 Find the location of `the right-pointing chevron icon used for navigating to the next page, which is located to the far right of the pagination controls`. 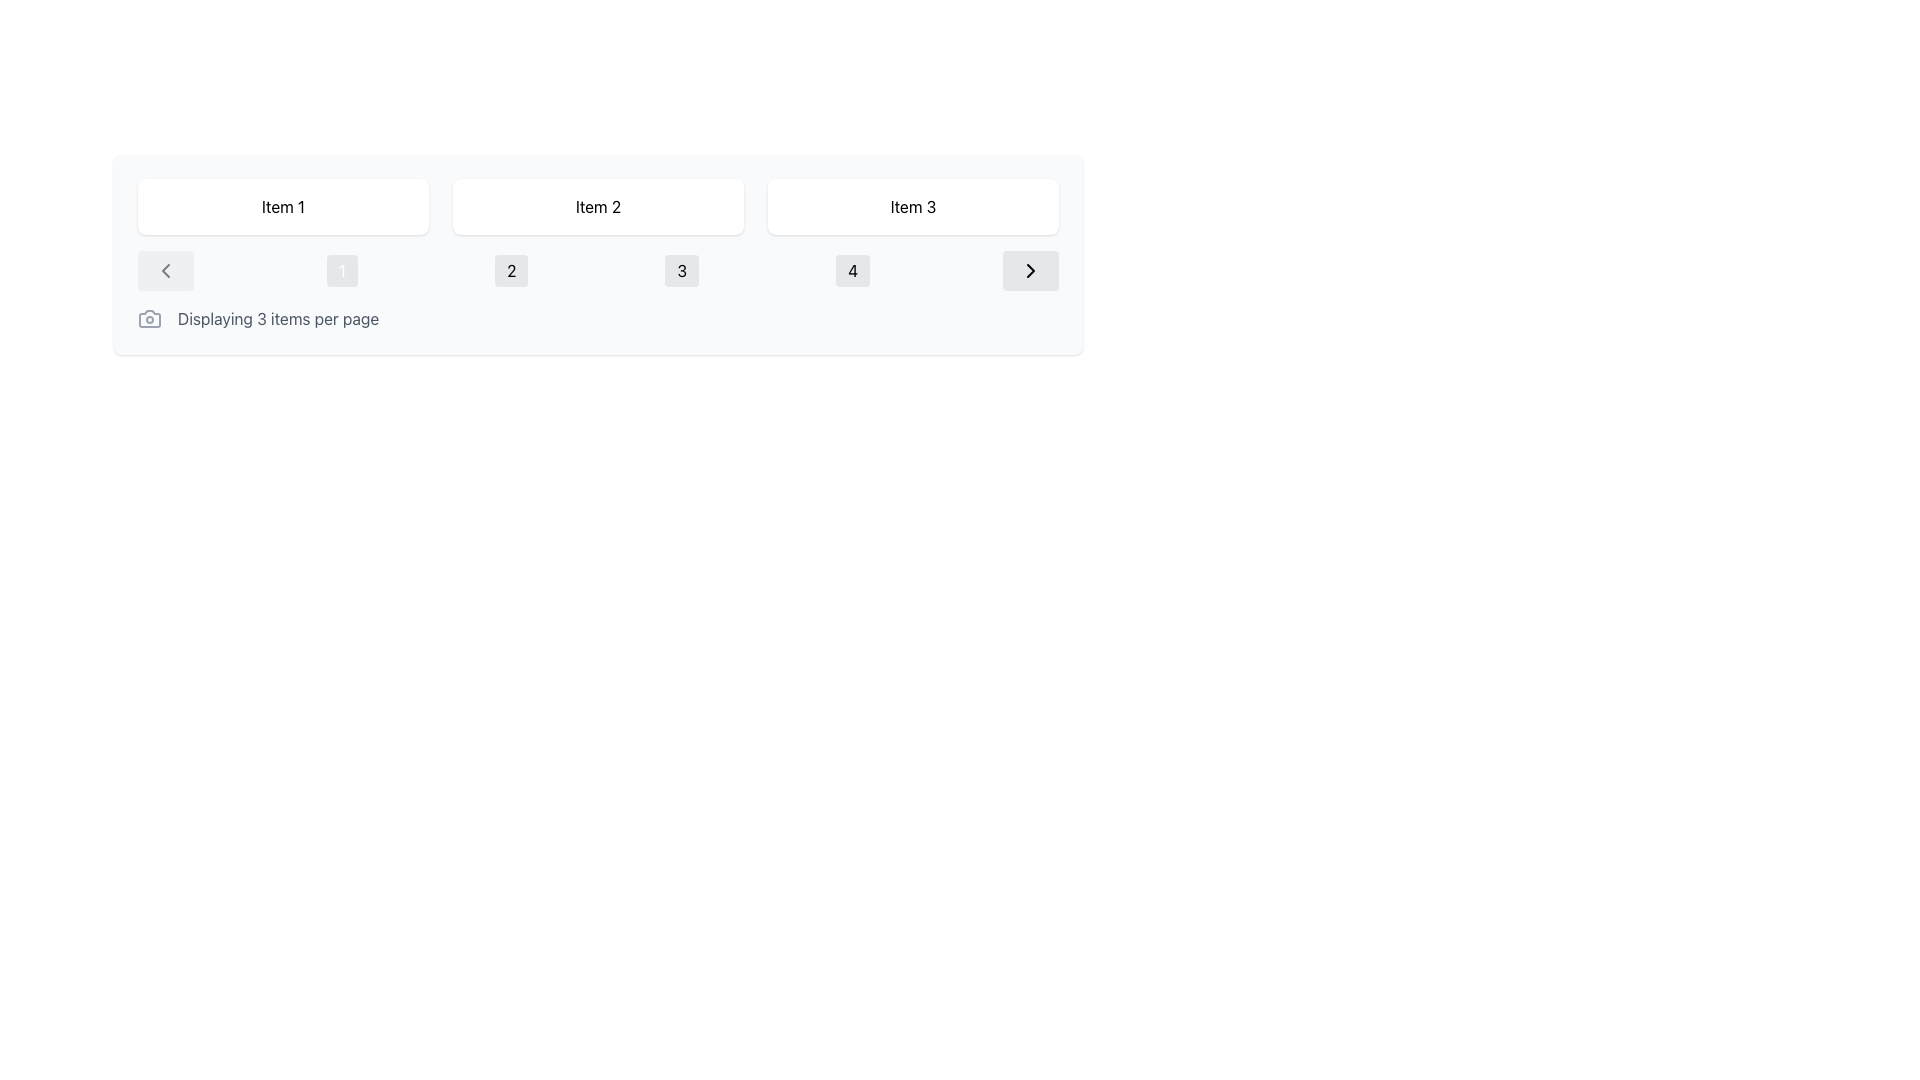

the right-pointing chevron icon used for navigating to the next page, which is located to the far right of the pagination controls is located at coordinates (1031, 270).